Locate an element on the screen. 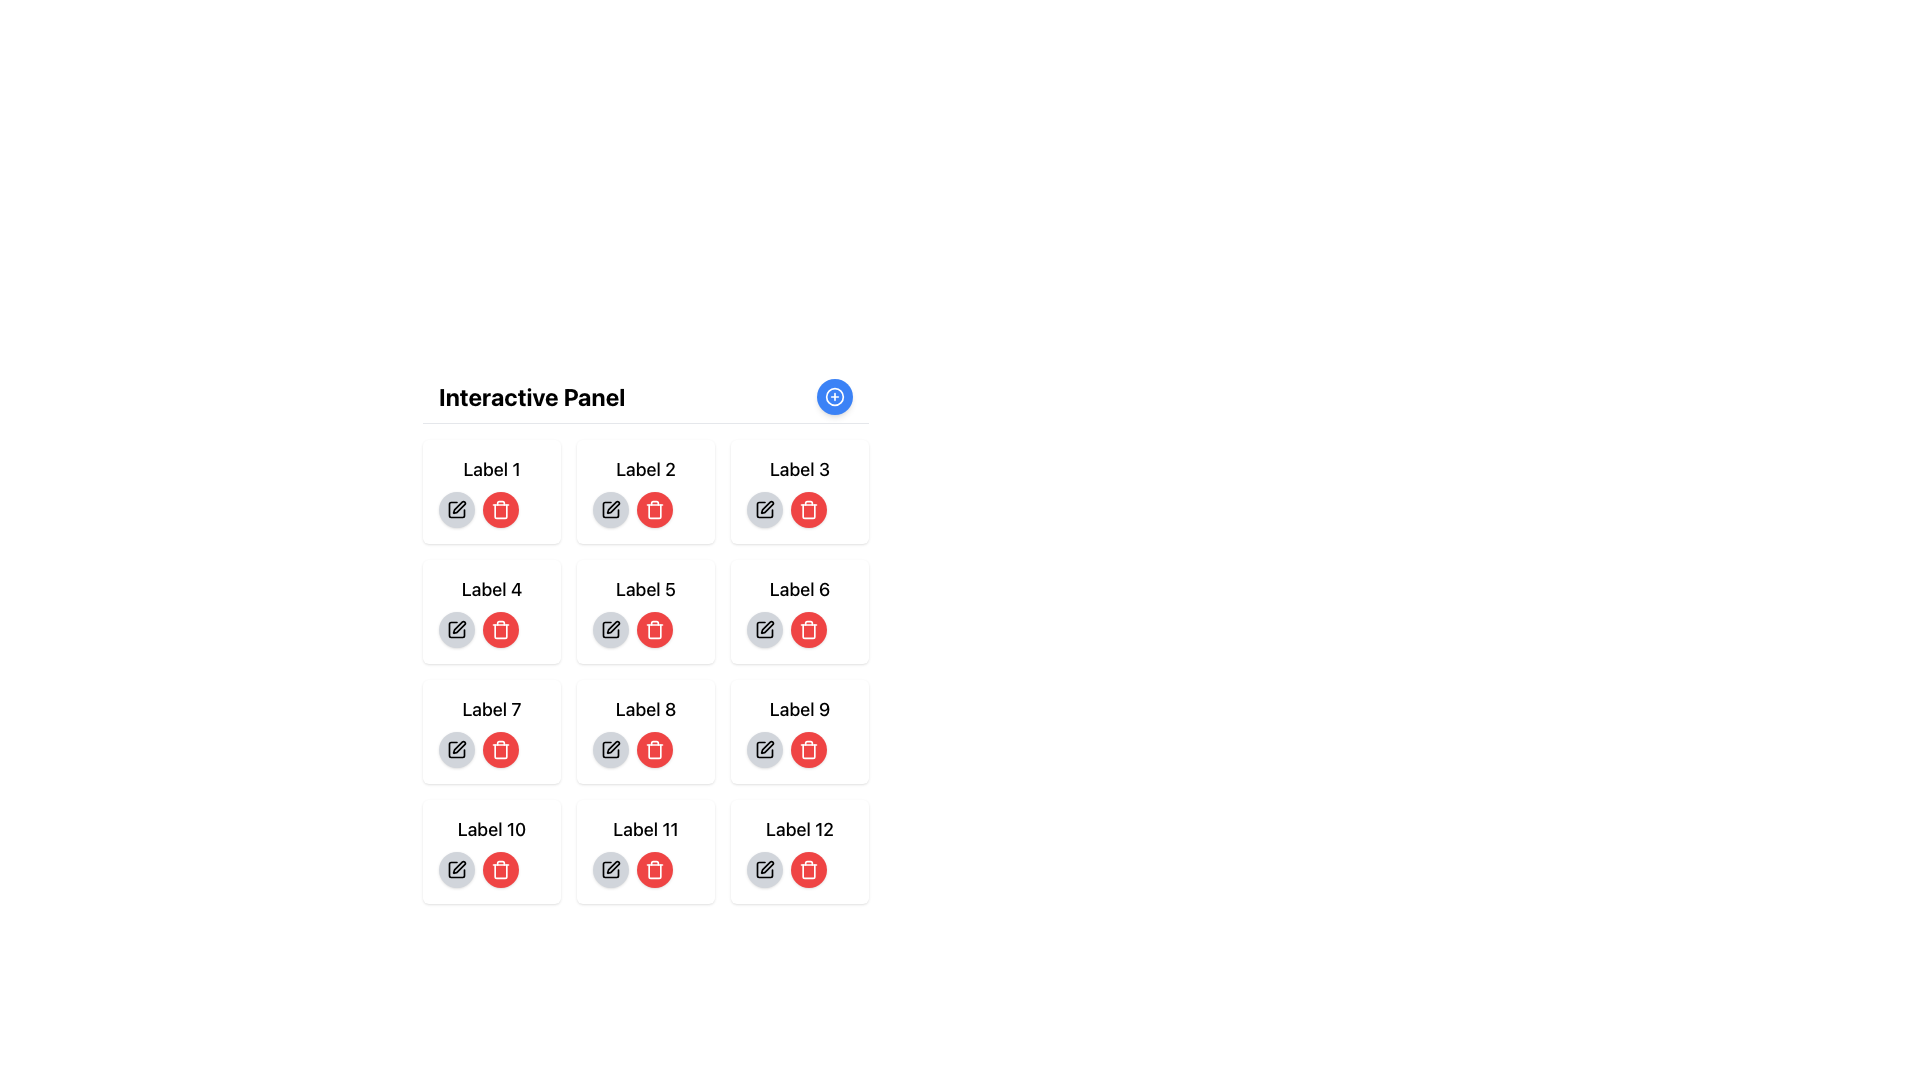  the deletion button located in the third row, first column of the grid in the 'Interactive Panel' is located at coordinates (500, 749).